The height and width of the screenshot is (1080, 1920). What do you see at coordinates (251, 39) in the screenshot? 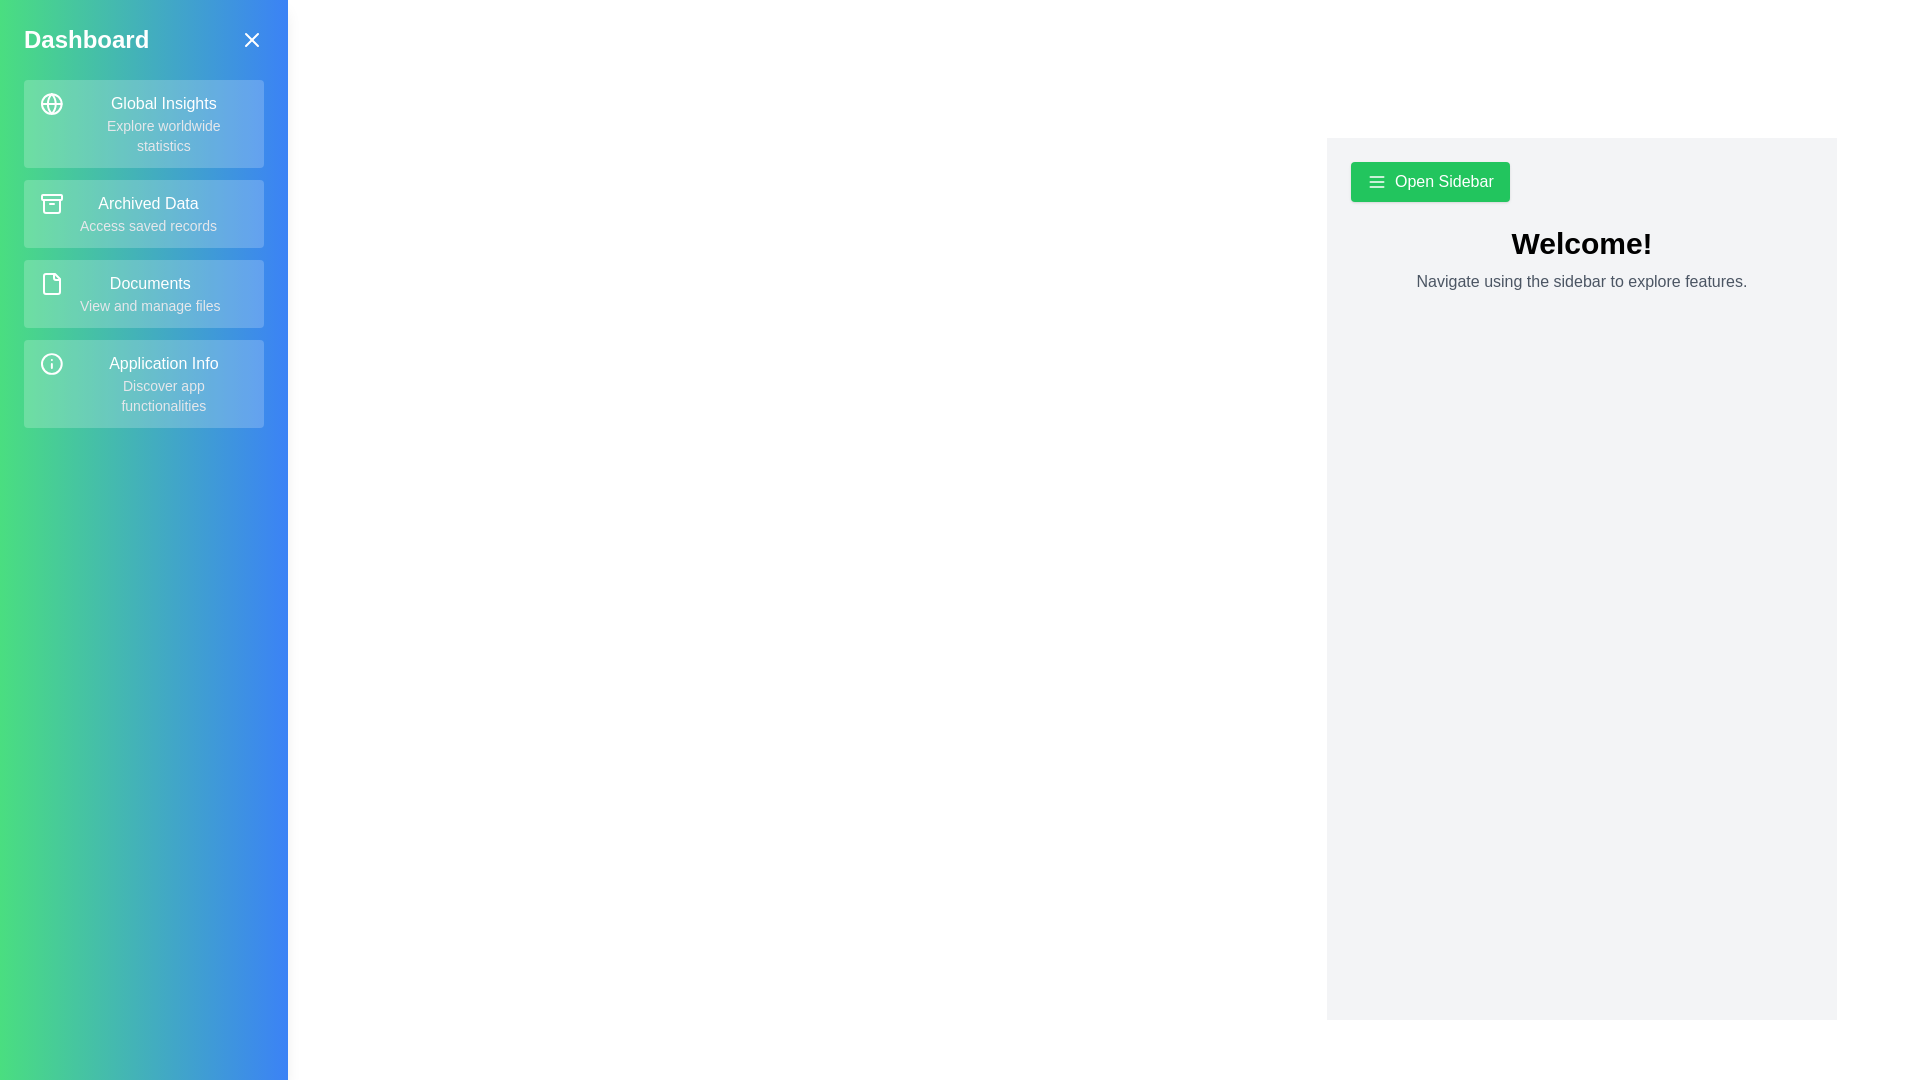
I see `the toggle button to toggle the sidebar visibility` at bounding box center [251, 39].